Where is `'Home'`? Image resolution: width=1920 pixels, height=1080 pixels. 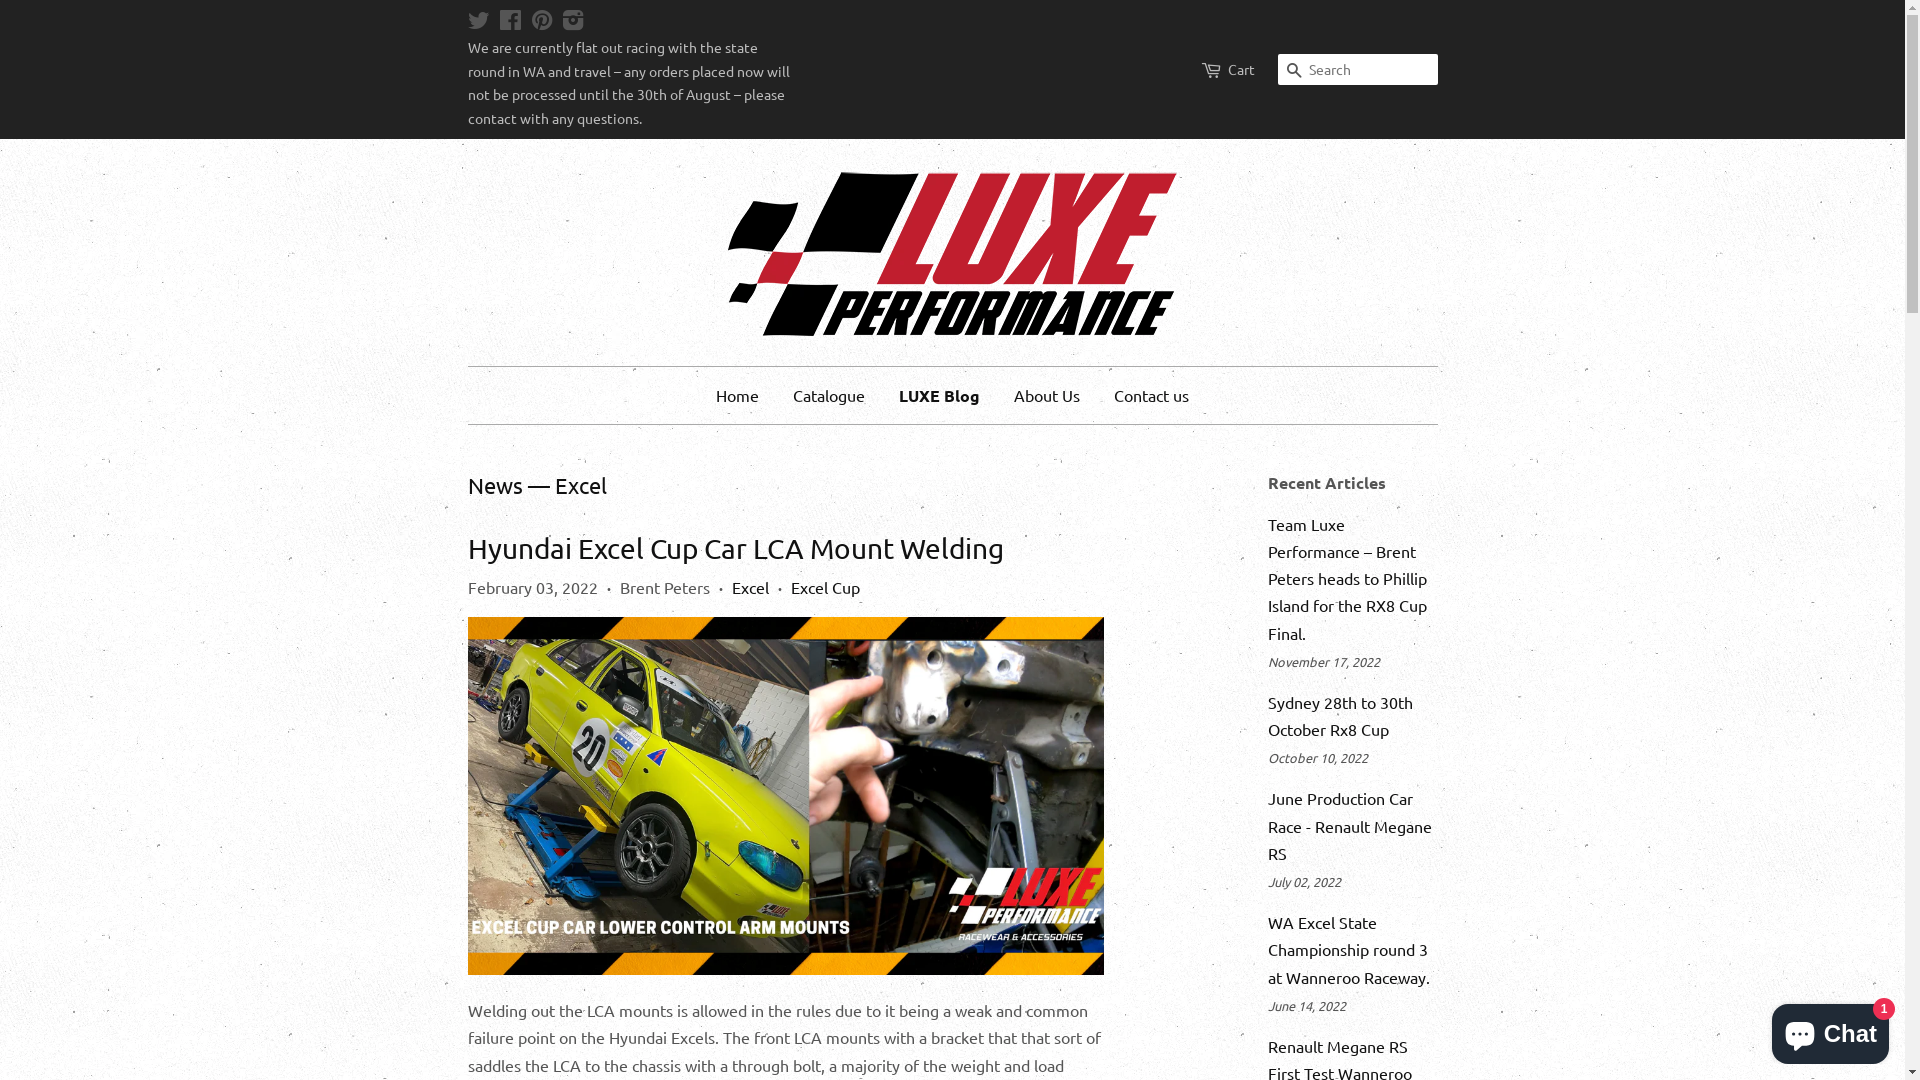
'Home' is located at coordinates (743, 395).